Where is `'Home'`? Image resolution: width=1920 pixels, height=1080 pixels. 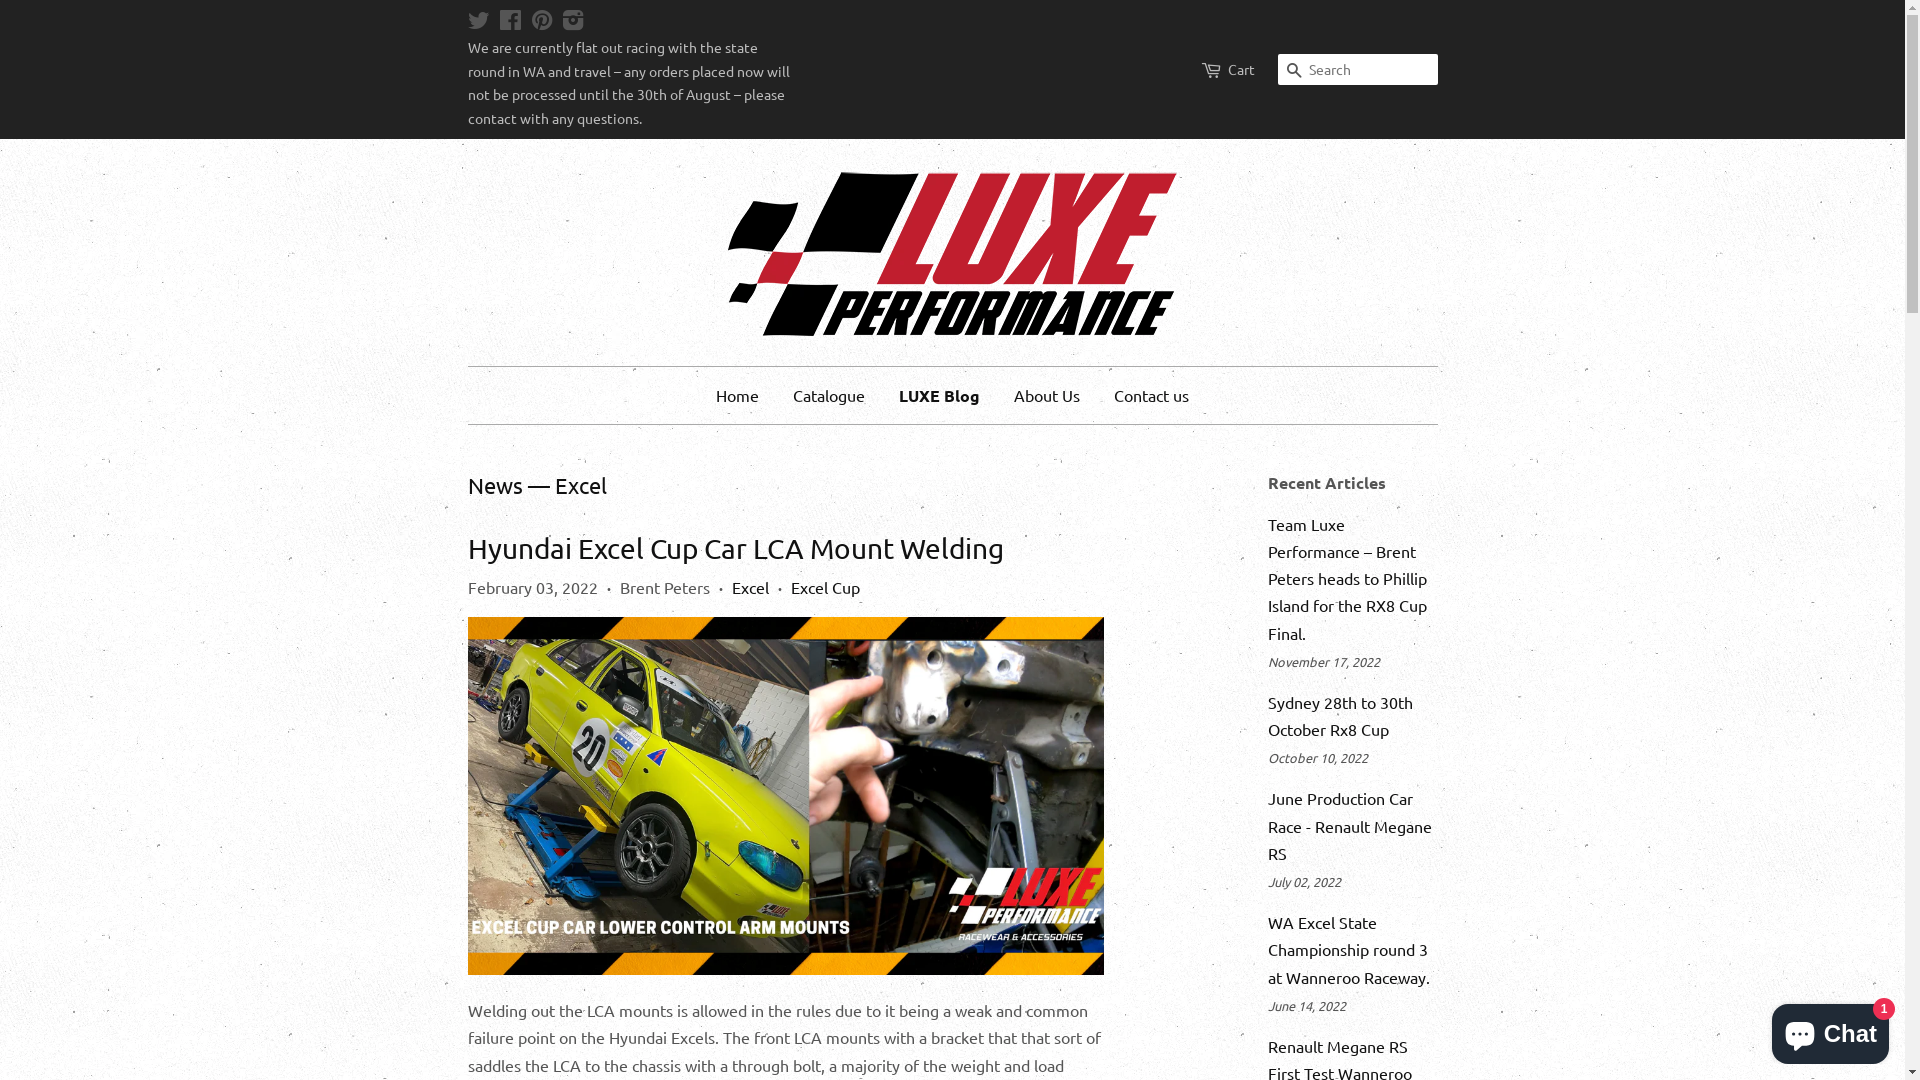
'Home' is located at coordinates (743, 395).